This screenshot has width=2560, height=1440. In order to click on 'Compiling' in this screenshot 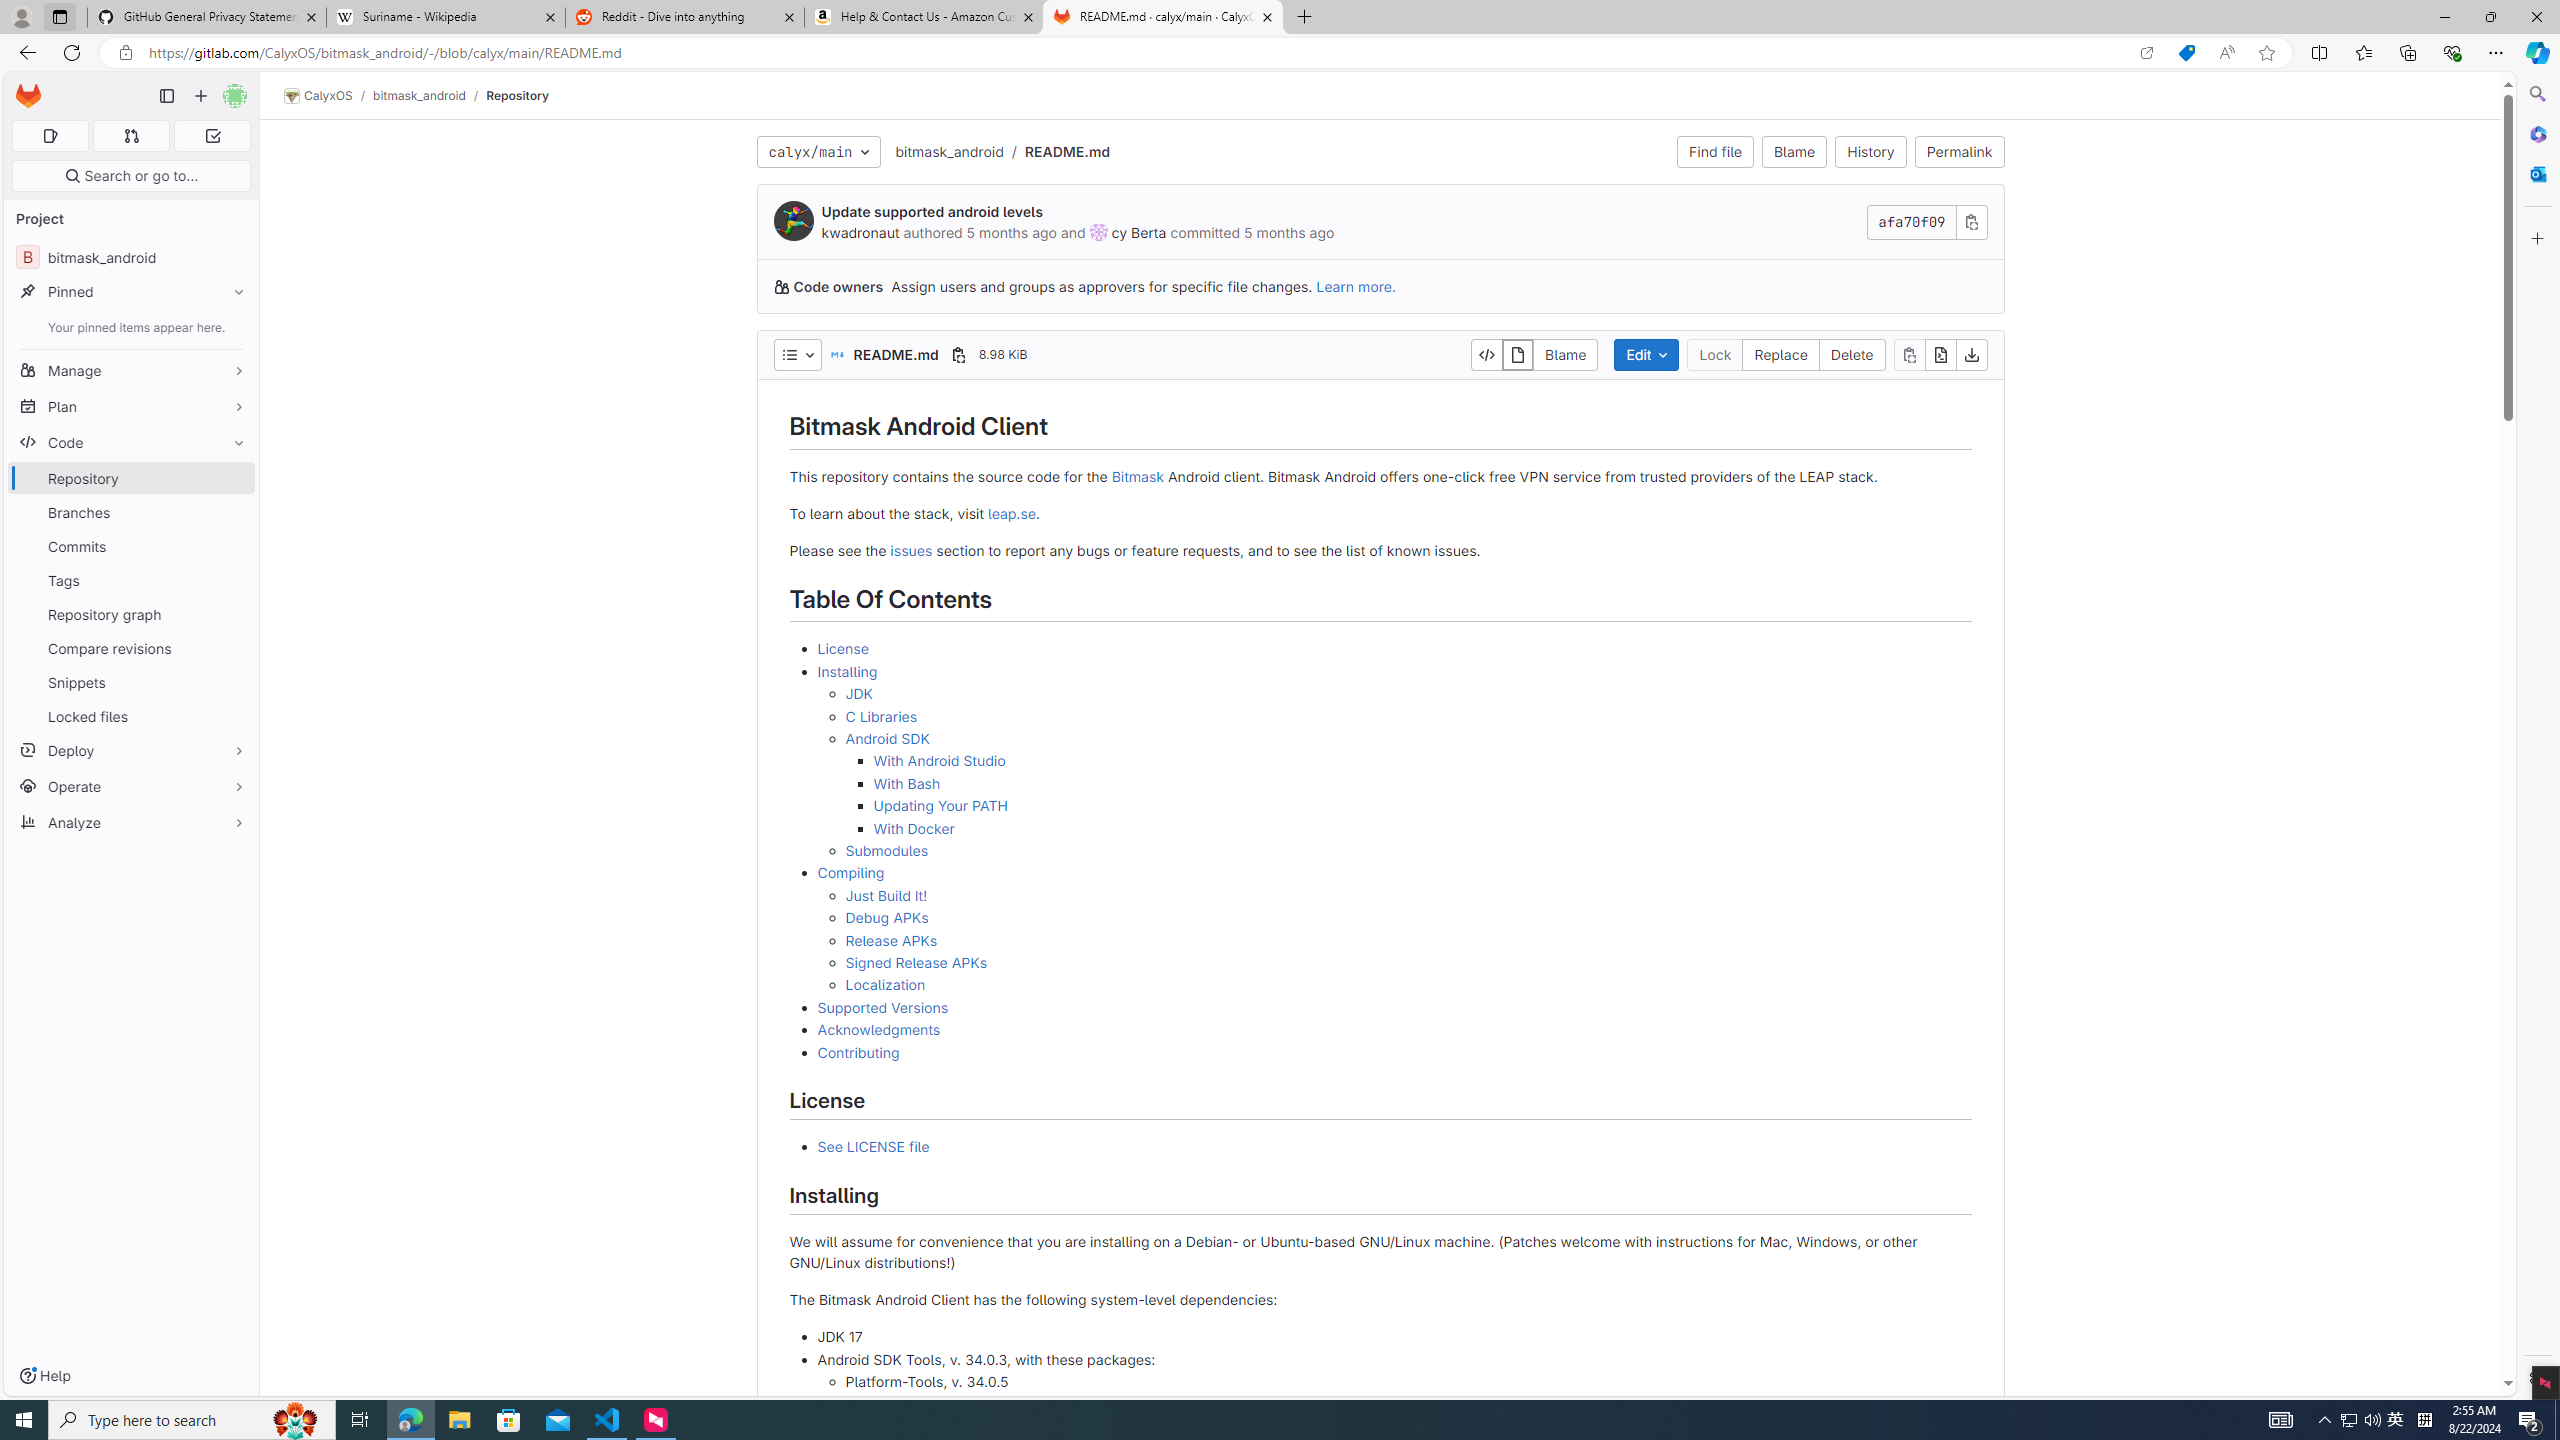, I will do `click(851, 872)`.